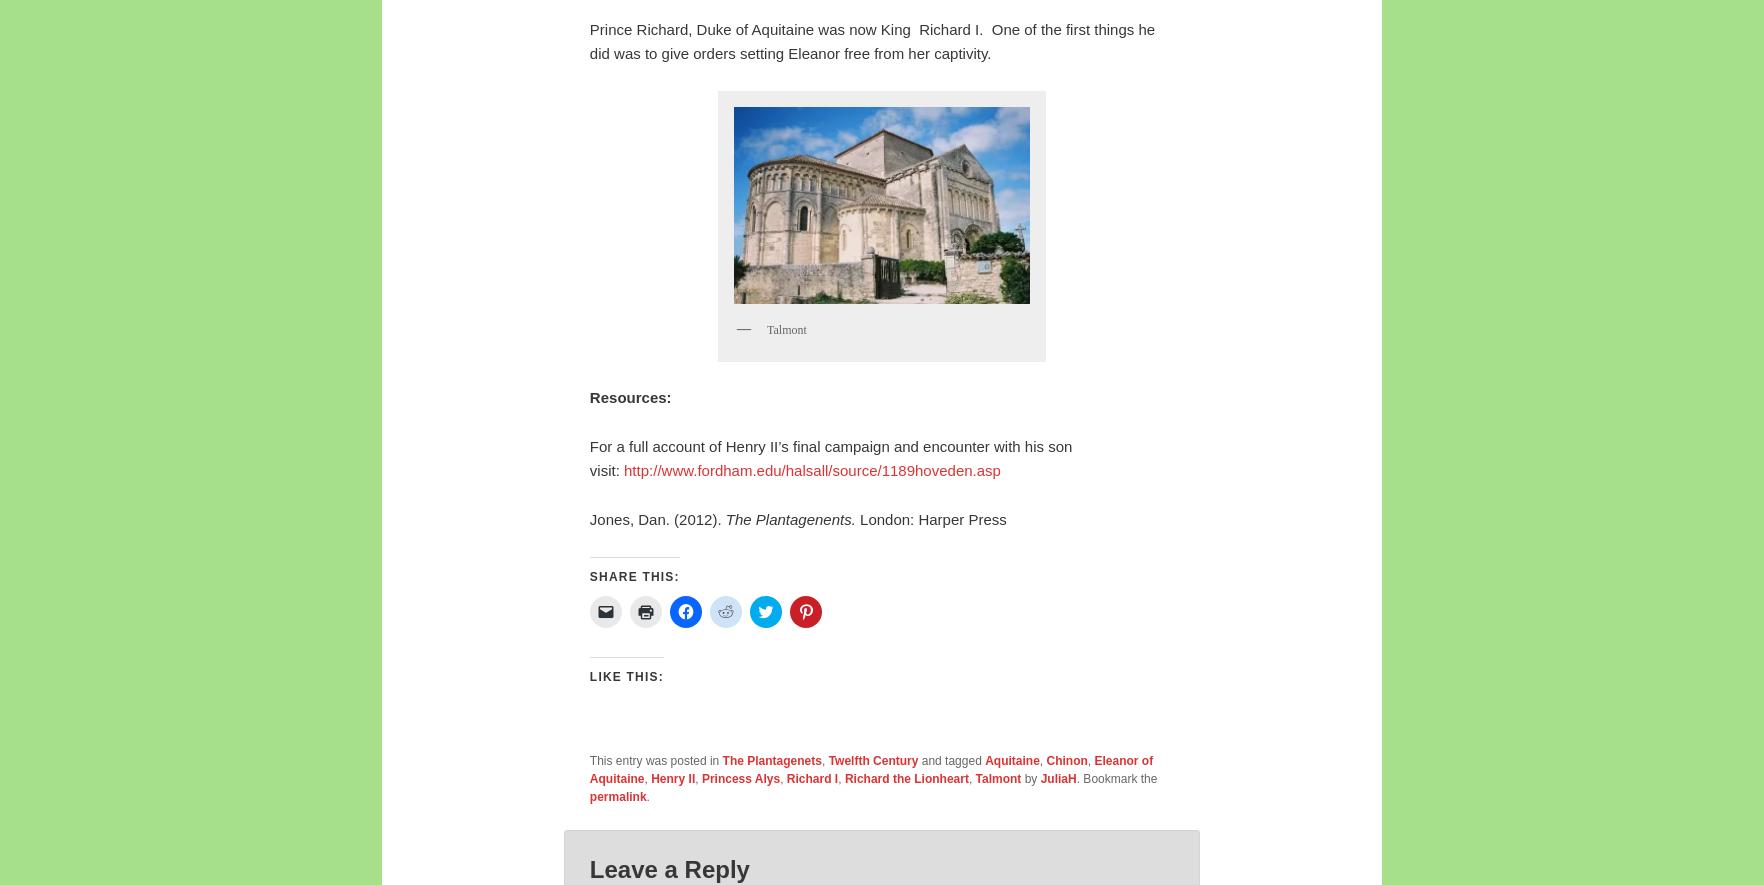  I want to click on 'Jones, Dan. (2012).', so click(656, 519).